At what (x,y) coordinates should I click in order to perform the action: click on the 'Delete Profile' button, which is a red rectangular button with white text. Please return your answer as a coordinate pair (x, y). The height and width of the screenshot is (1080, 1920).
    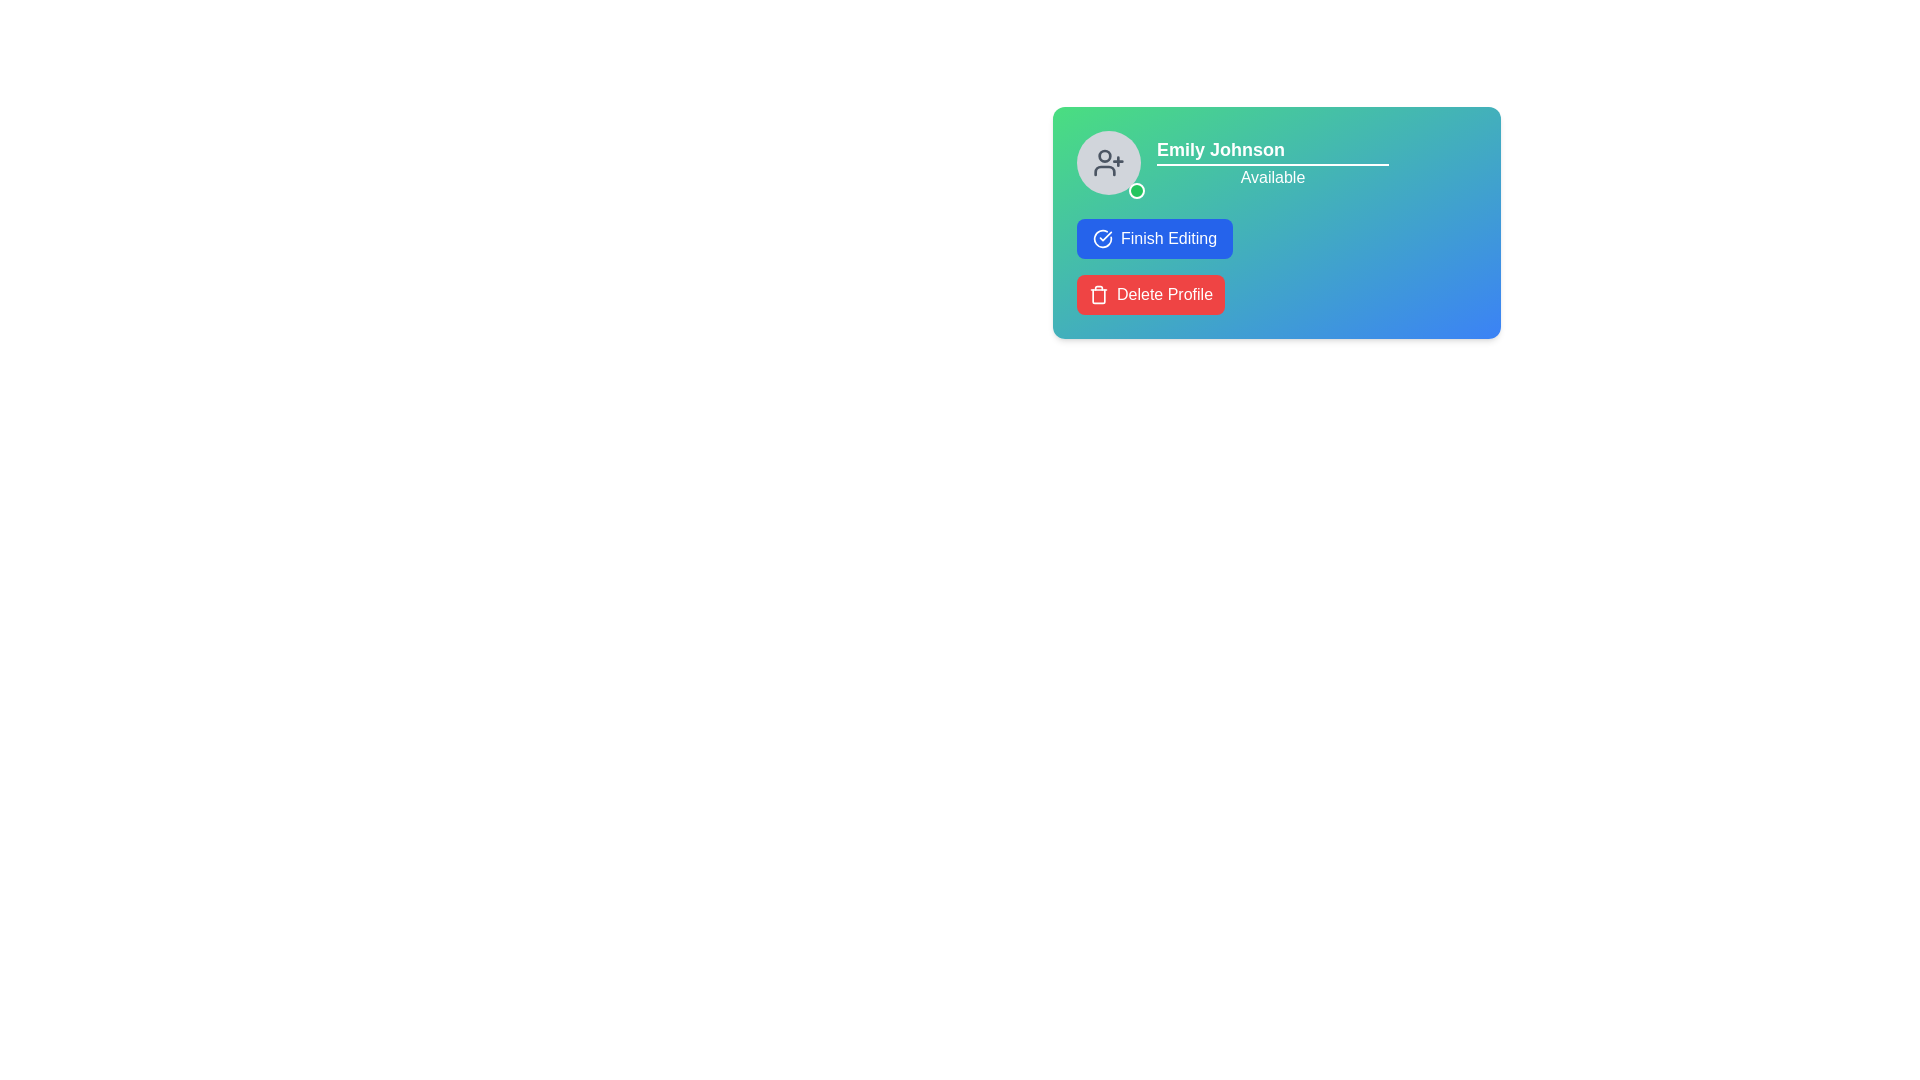
    Looking at the image, I should click on (1165, 294).